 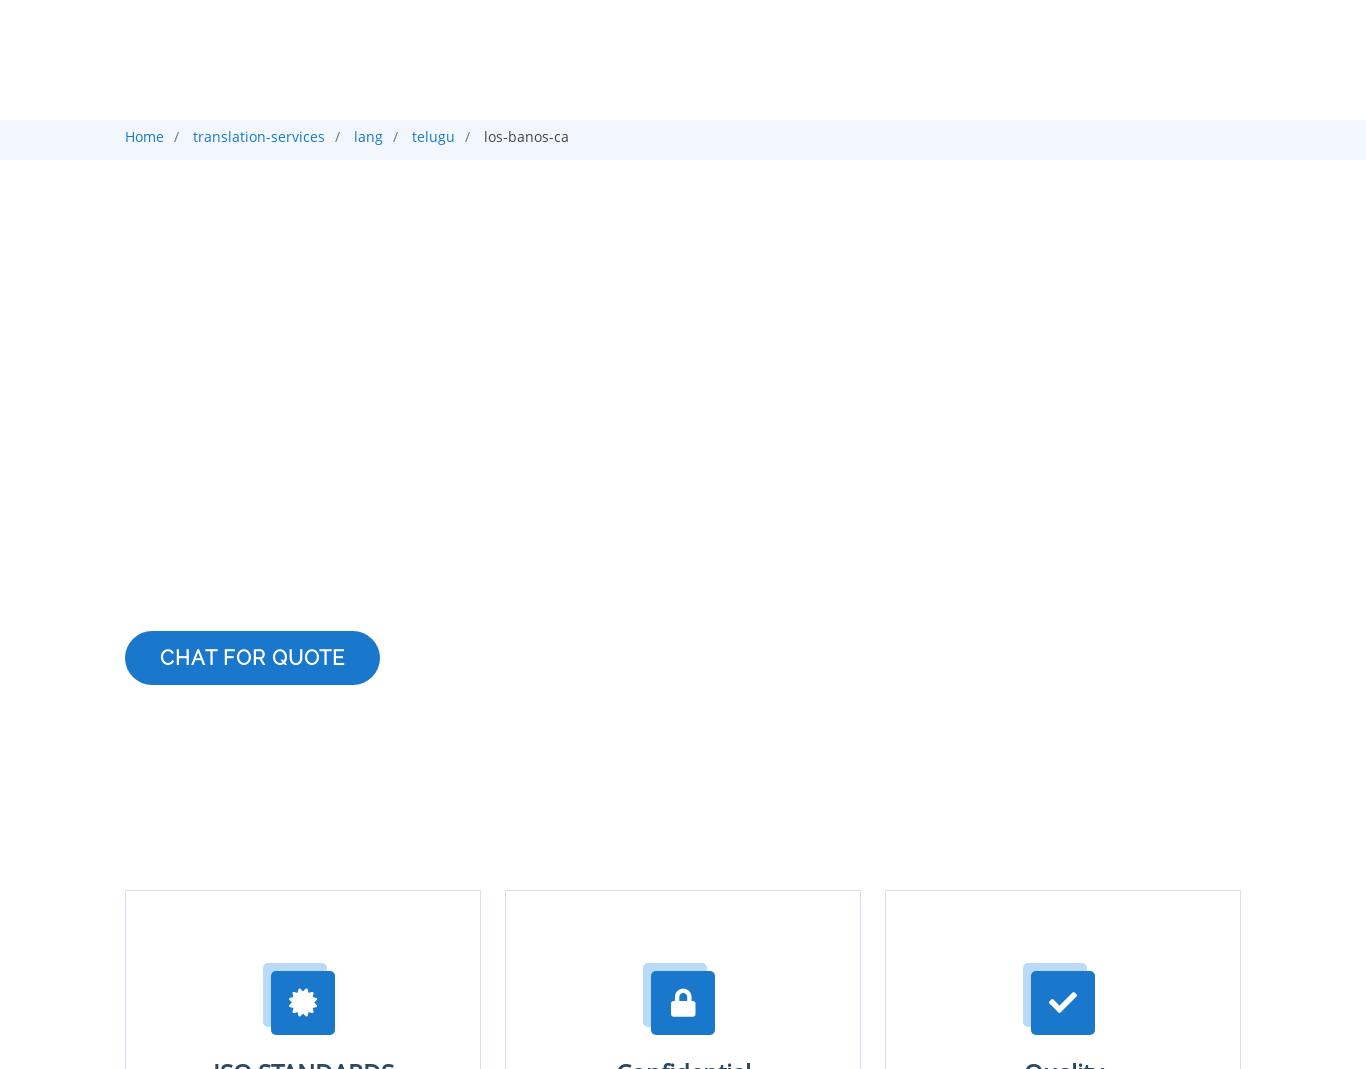 What do you see at coordinates (822, 12) in the screenshot?
I see `'Swiss'` at bounding box center [822, 12].